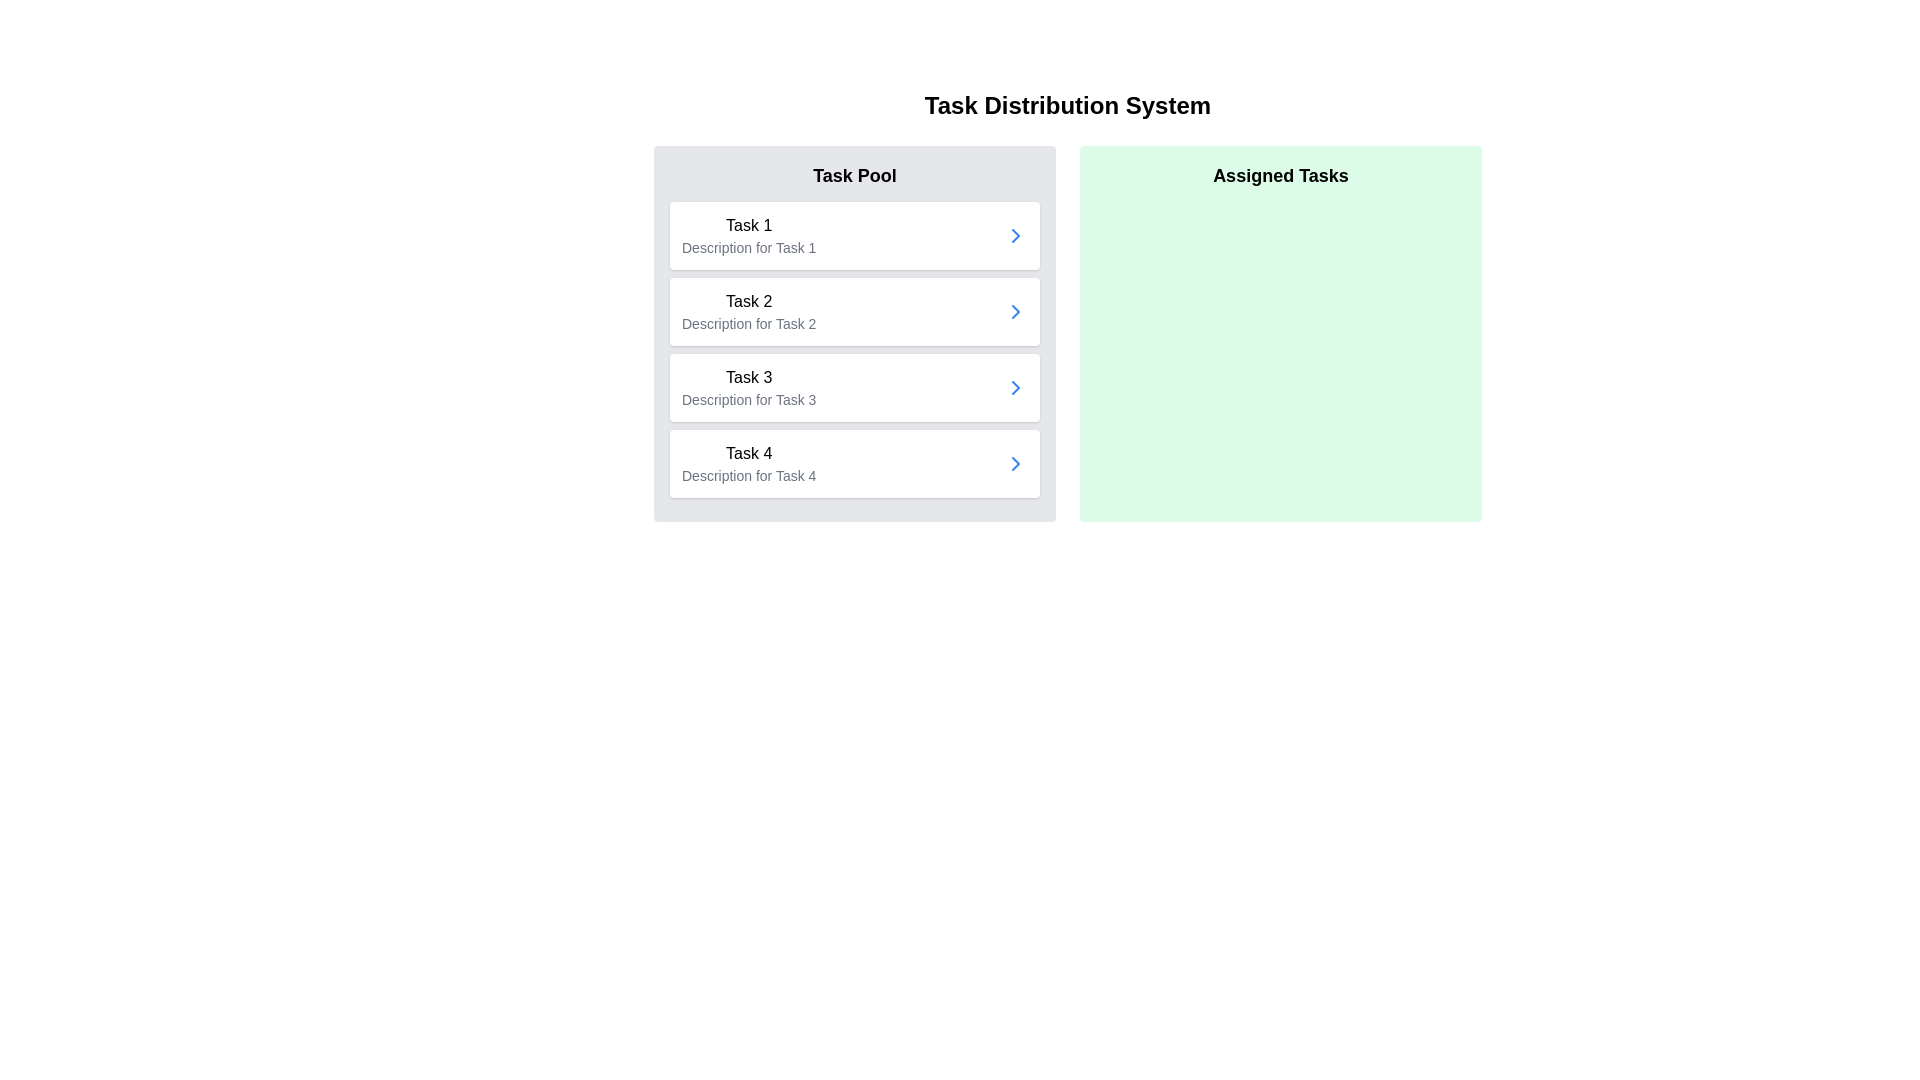 This screenshot has height=1080, width=1920. I want to click on the text label that reads 'Task 2', which is styled with medium-sized, bold font and serves as the title for a task entry in the 'Task Pool' section, so click(748, 301).